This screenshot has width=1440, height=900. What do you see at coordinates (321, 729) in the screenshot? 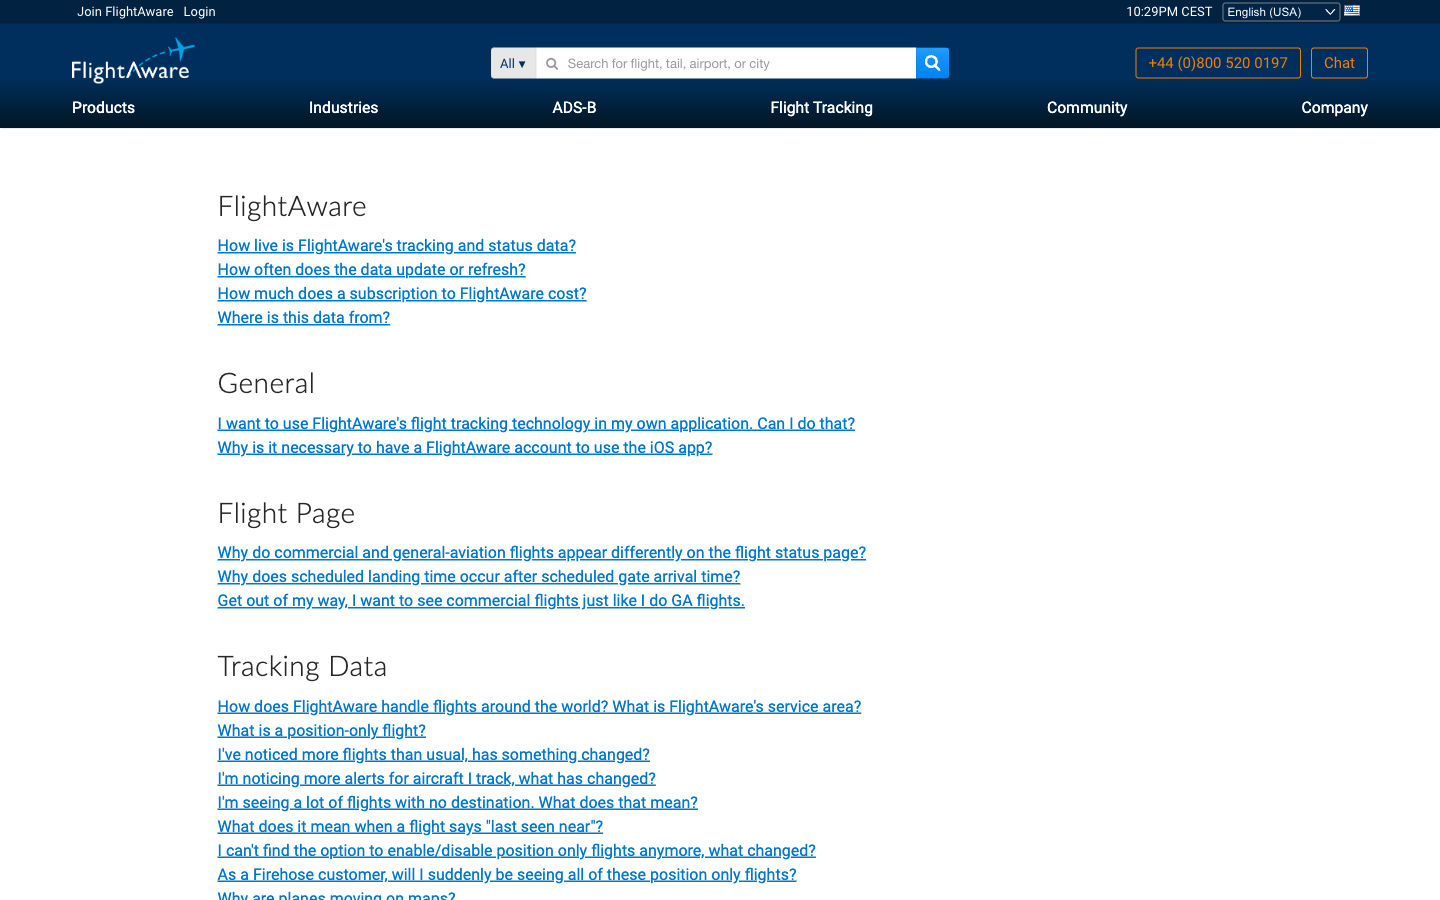
I see `Check what is a position-only flight` at bounding box center [321, 729].